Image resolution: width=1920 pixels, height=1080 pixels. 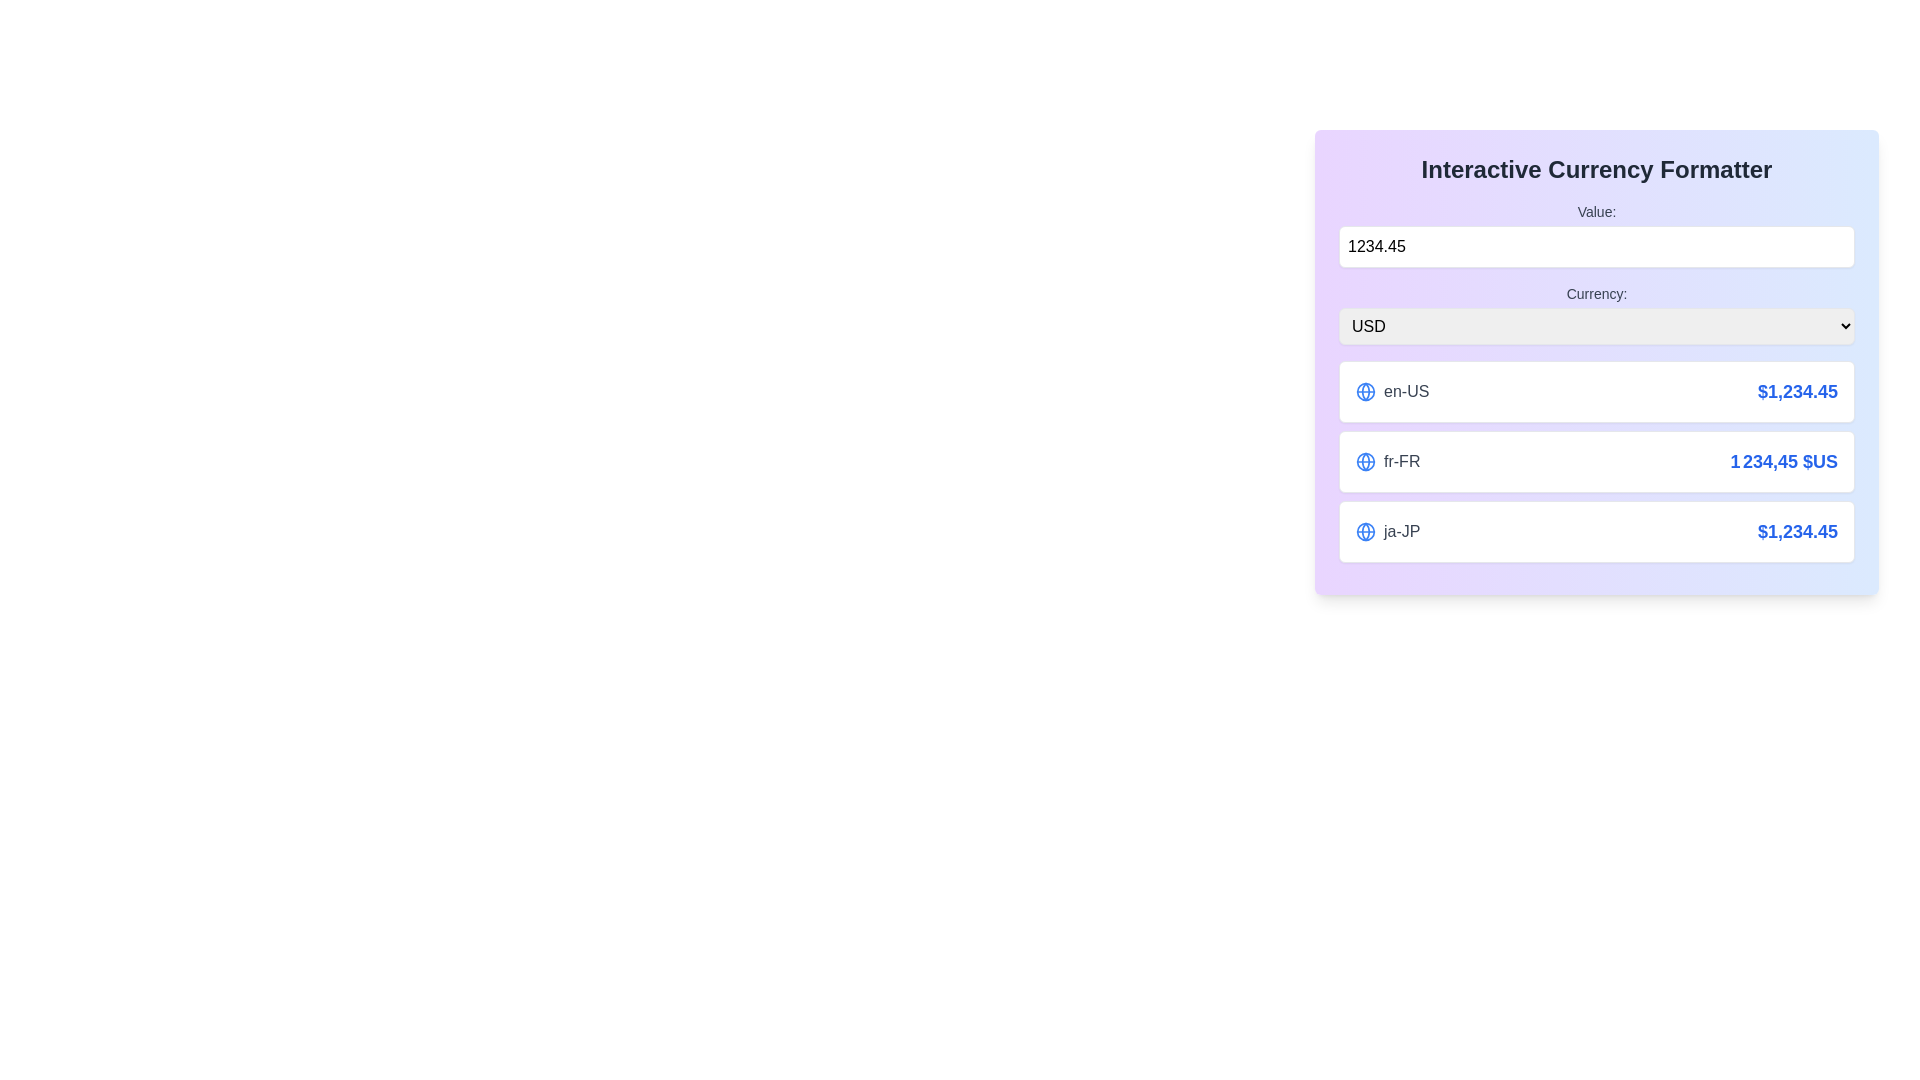 I want to click on displayed text 'en-US' from the text label that is styled in medium-bold gray, located within the 'Interactive Currency Formatter' section, to the right of the globe icon, so click(x=1405, y=392).